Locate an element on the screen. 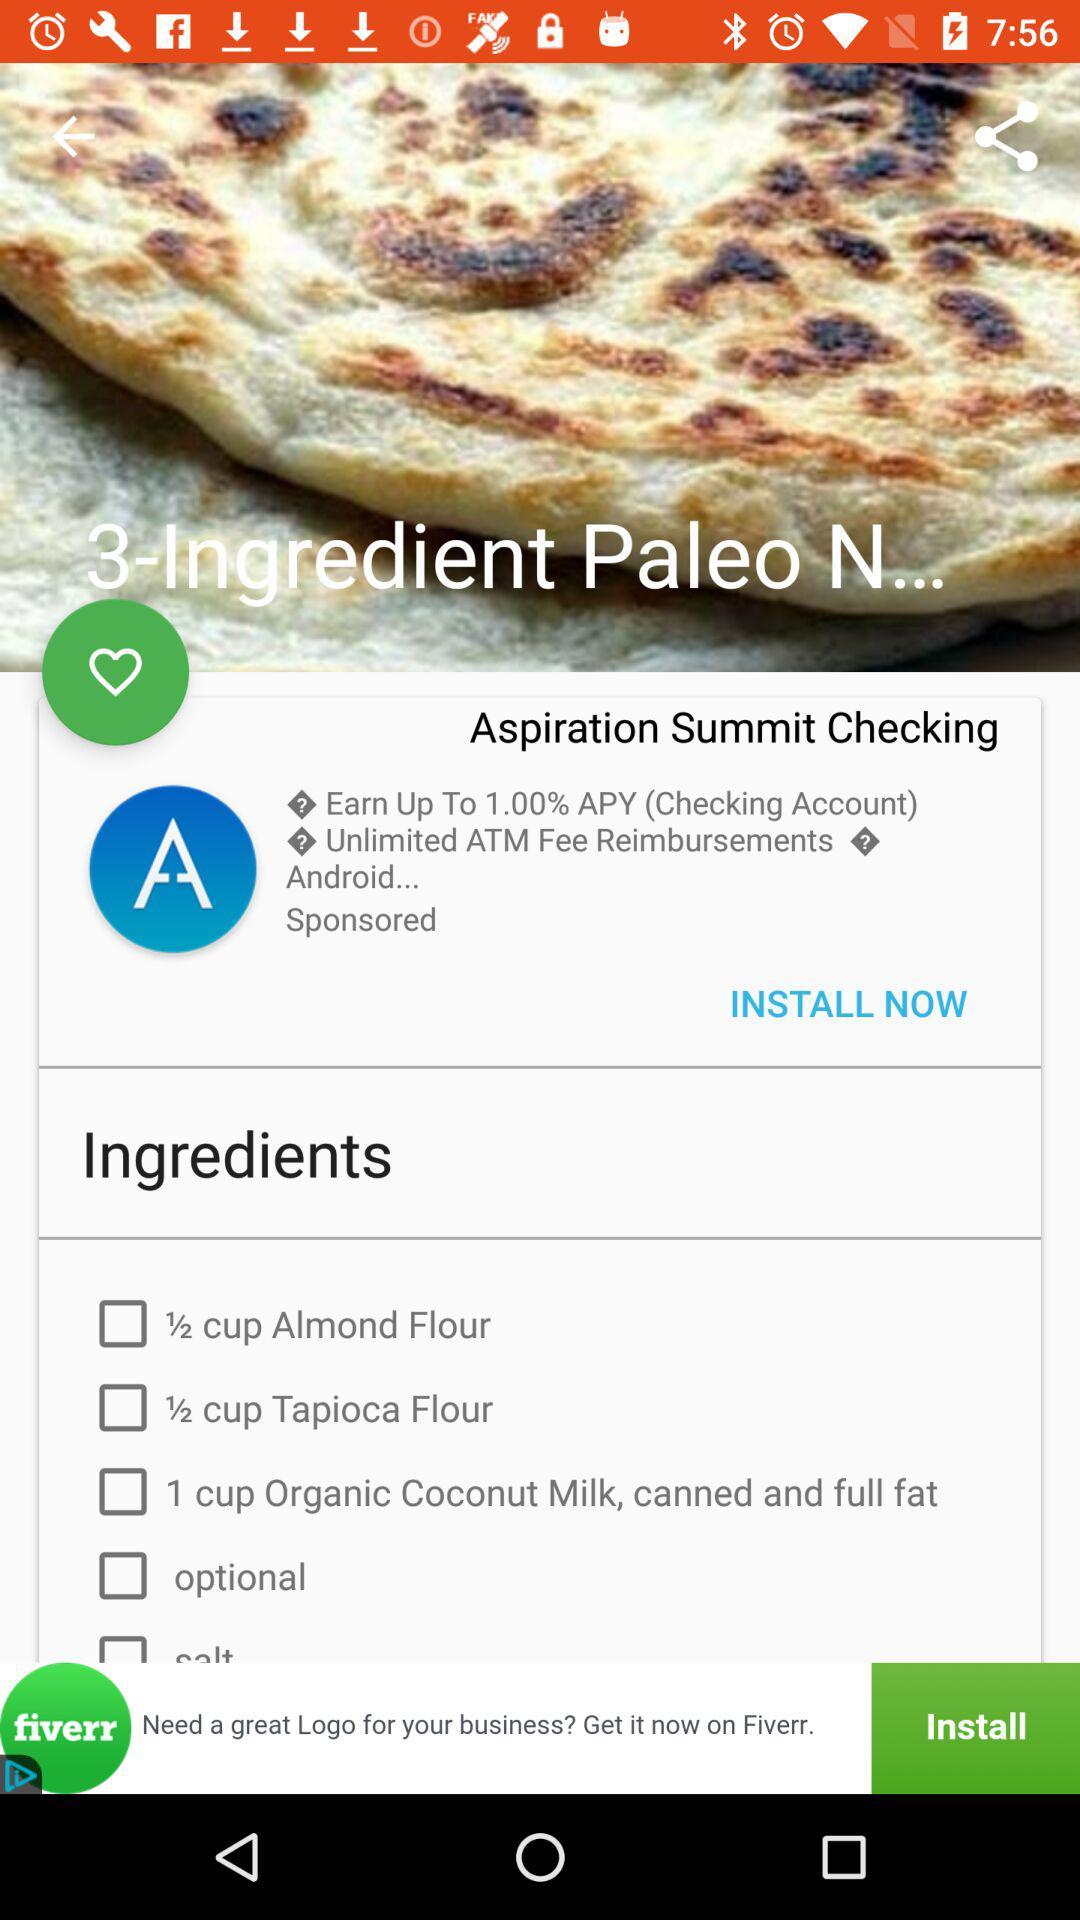 This screenshot has height=1920, width=1080. the text which says 12 cup almond flour is located at coordinates (540, 1324).